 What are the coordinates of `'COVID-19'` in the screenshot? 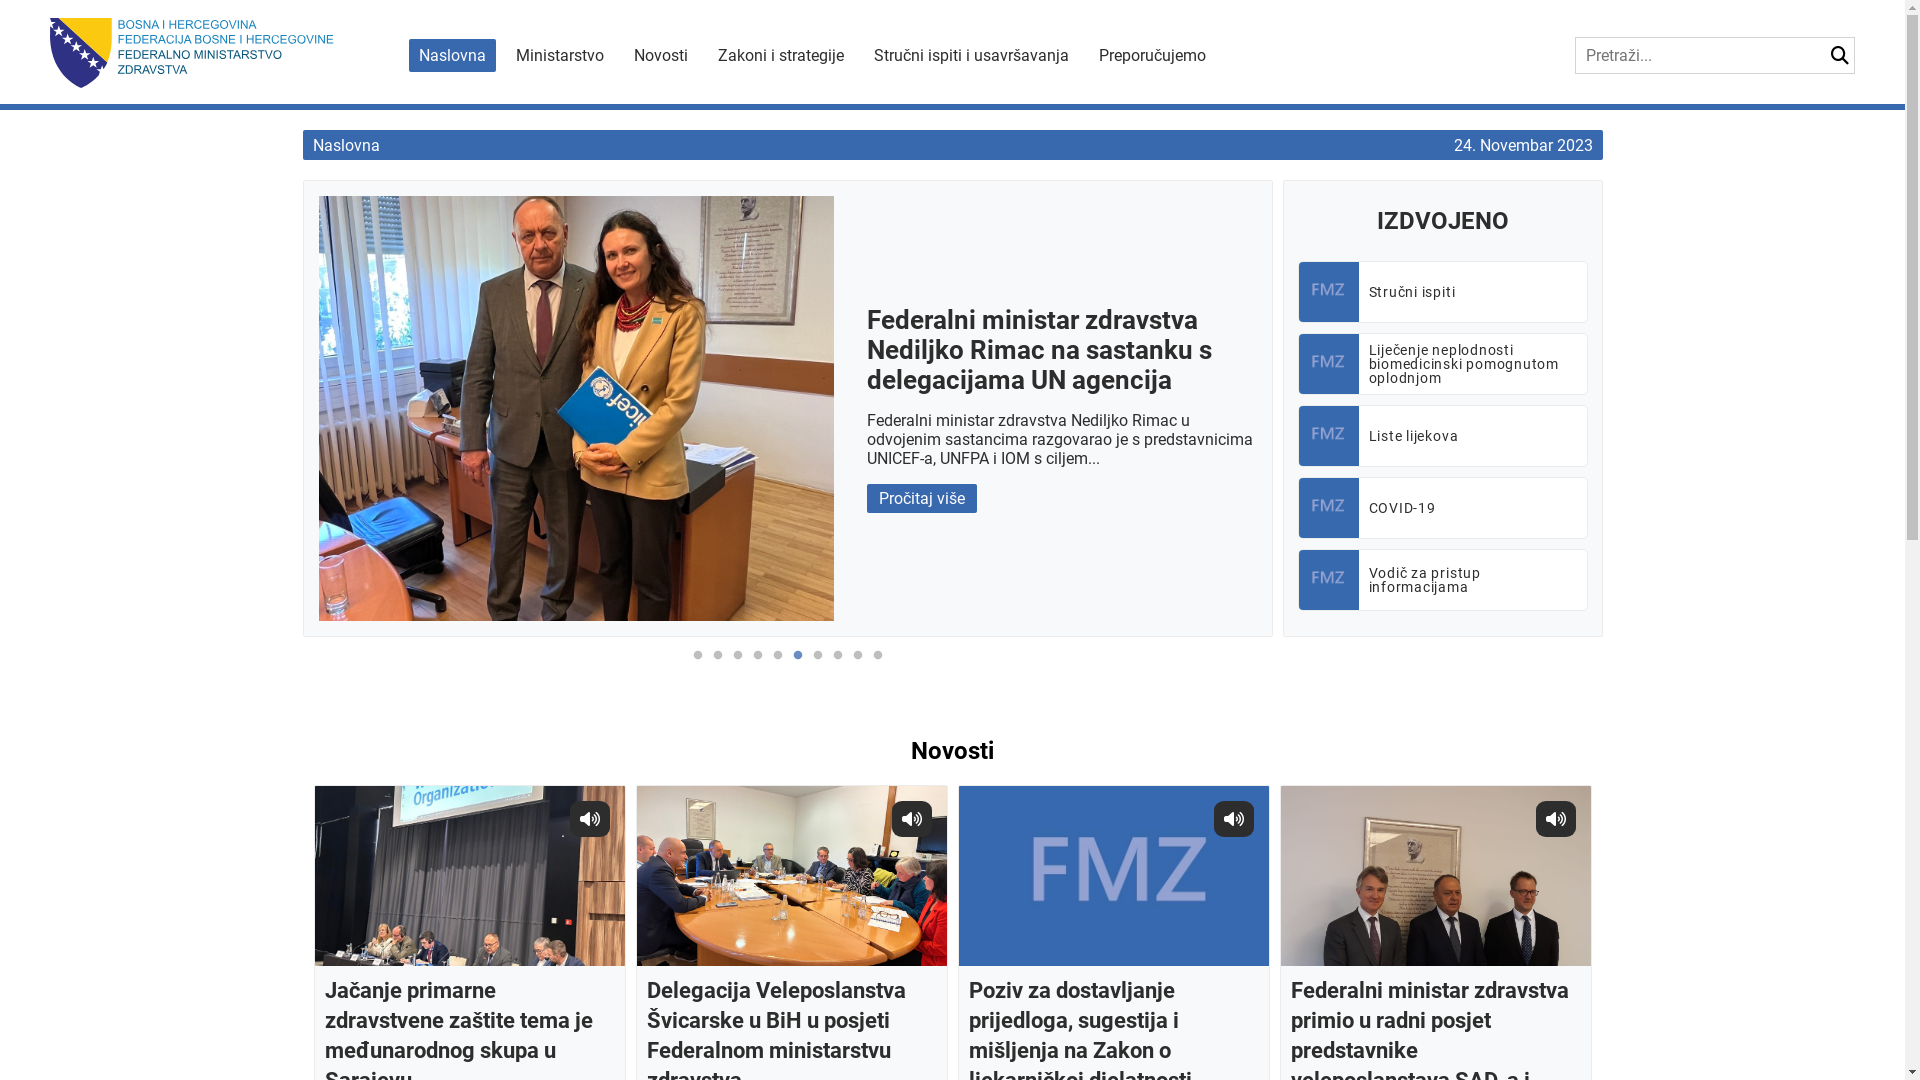 It's located at (1443, 507).